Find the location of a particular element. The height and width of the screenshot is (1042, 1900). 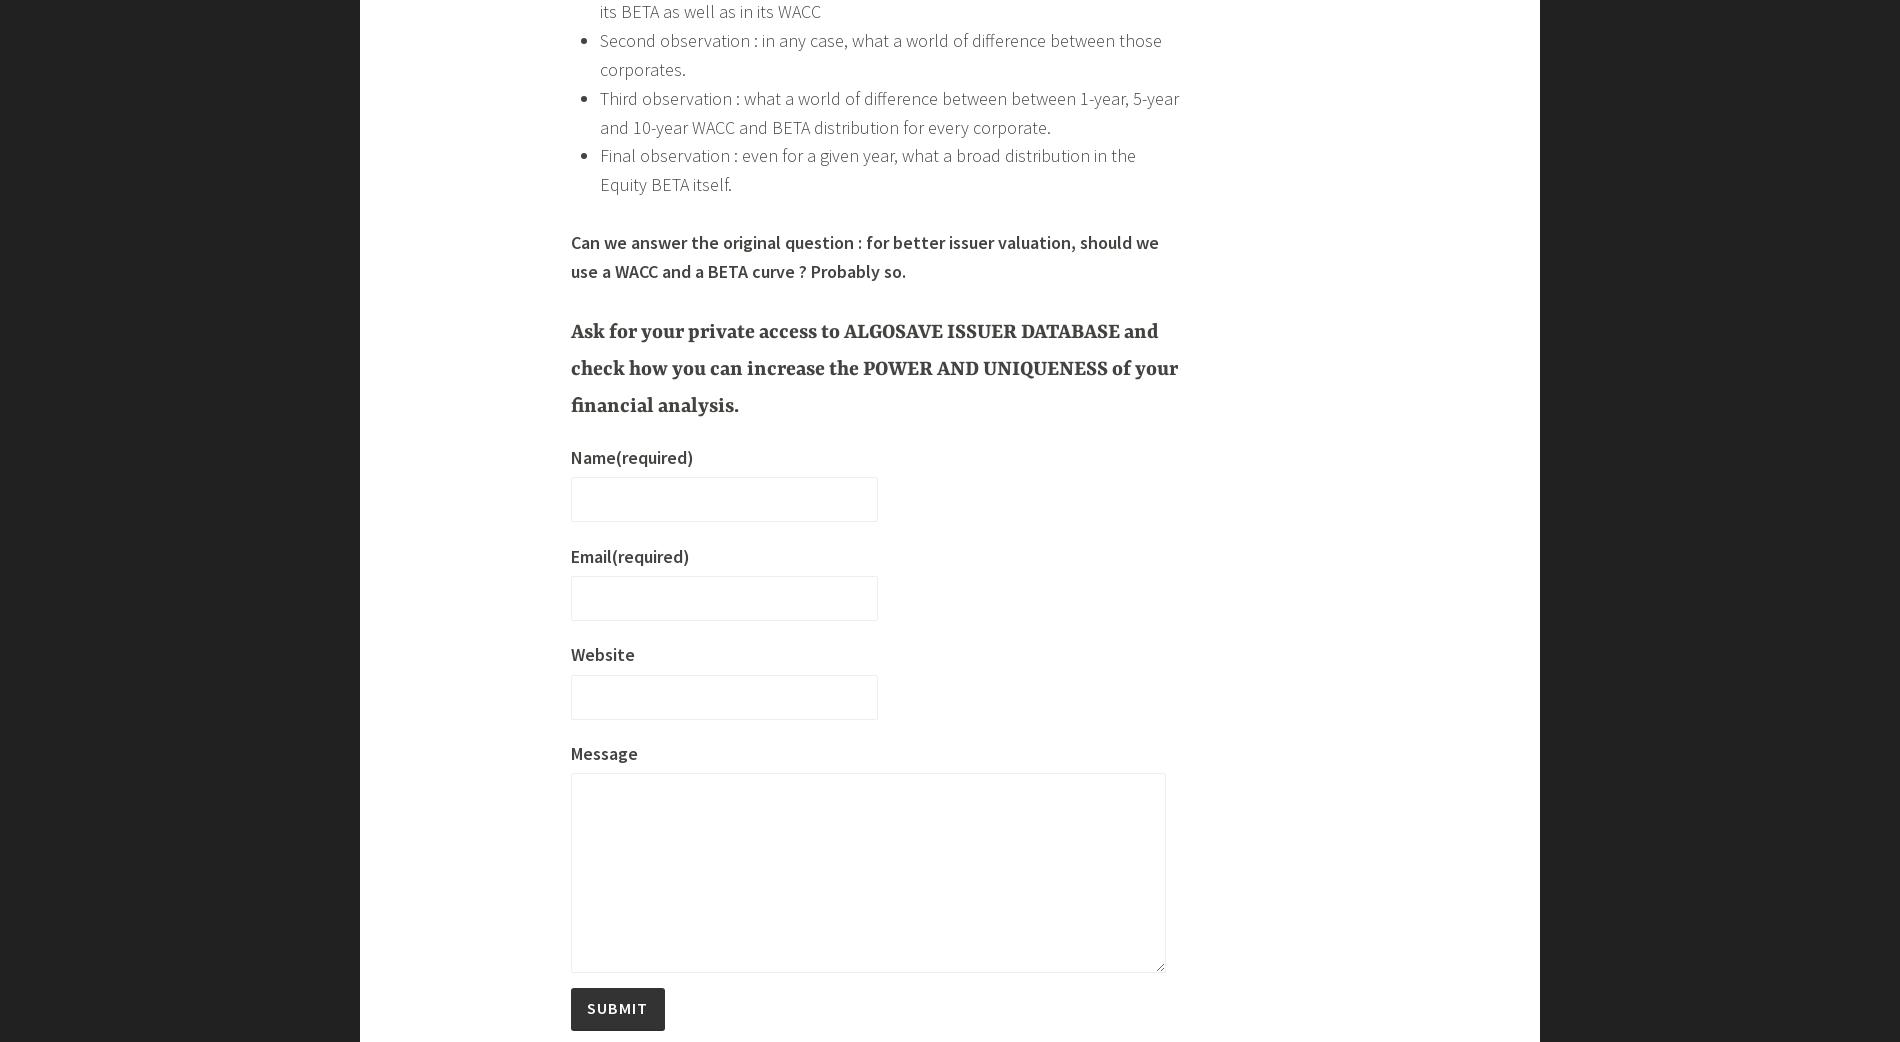

'1-year distribution in blue' is located at coordinates (694, 699).